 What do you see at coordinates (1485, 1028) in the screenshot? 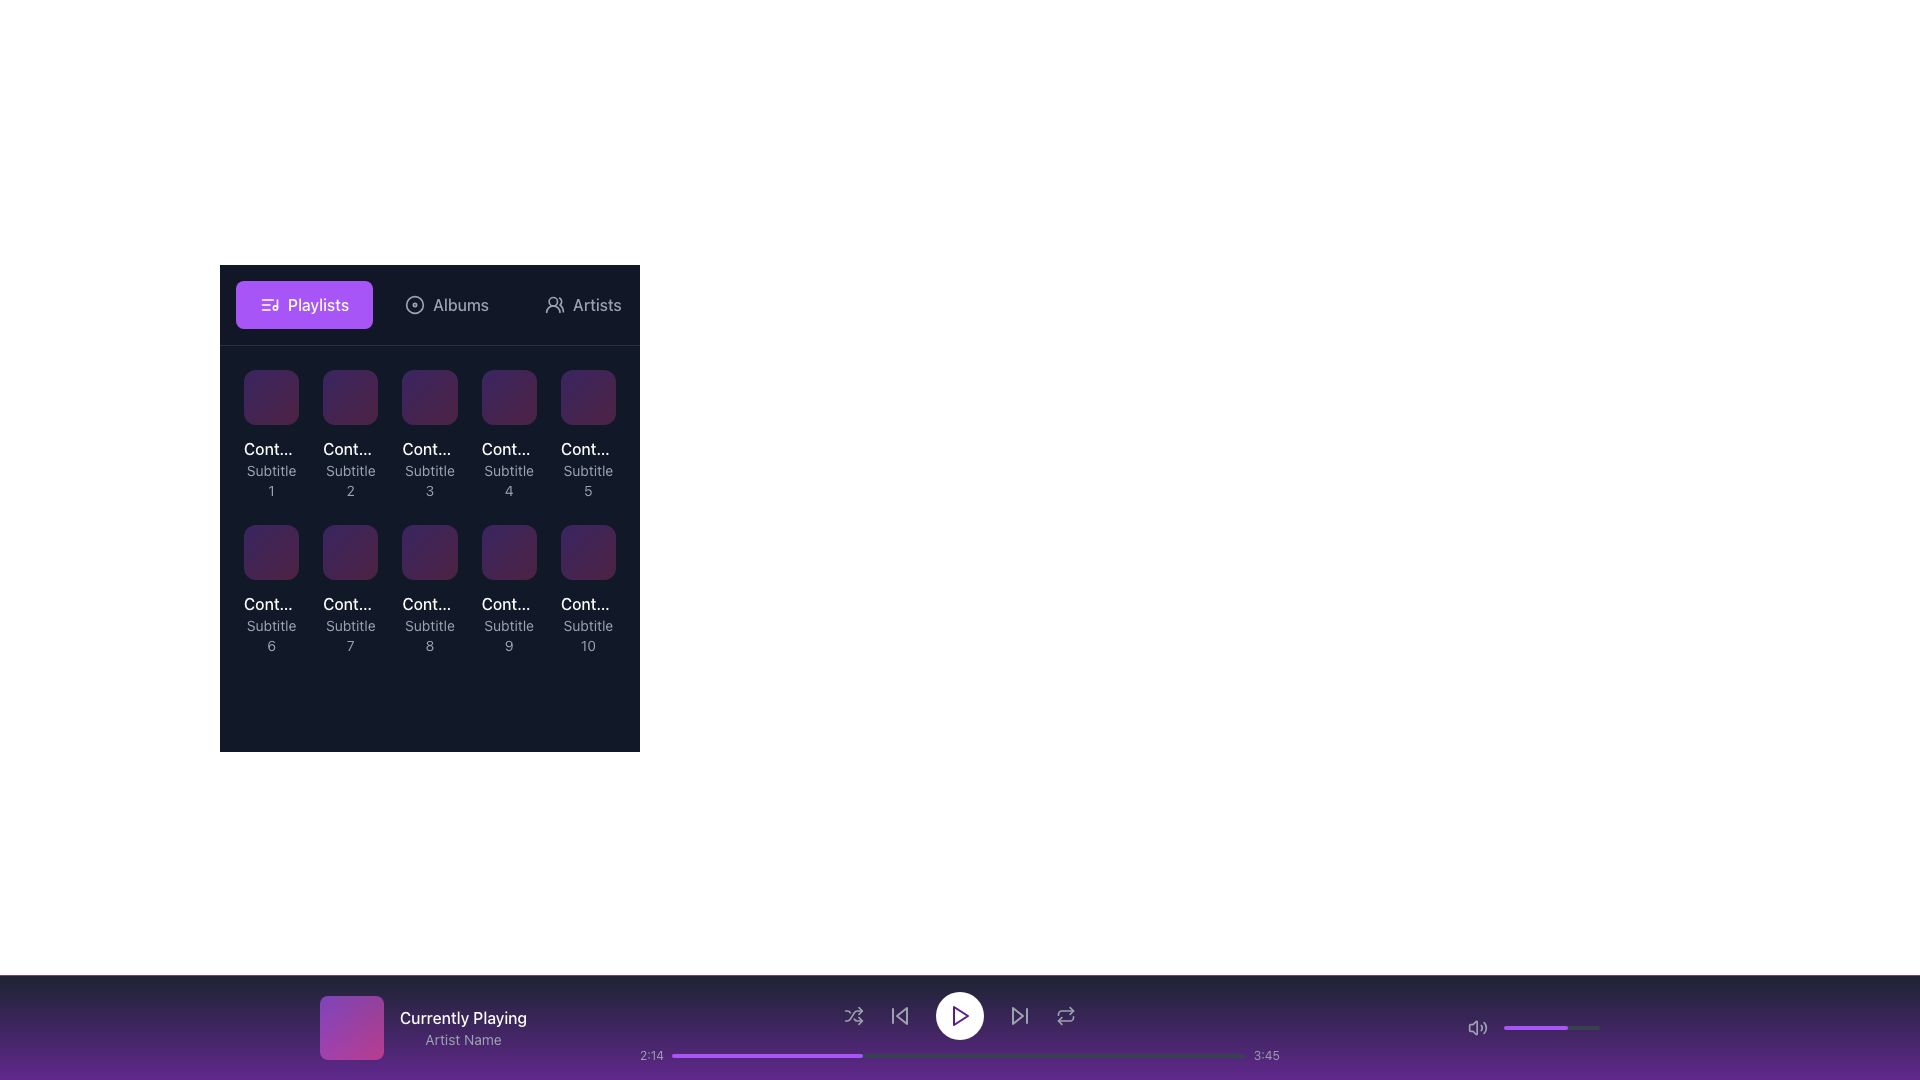
I see `third curve of the sound wave icon located in the bottom audio control bar on the right side using developer tools` at bounding box center [1485, 1028].